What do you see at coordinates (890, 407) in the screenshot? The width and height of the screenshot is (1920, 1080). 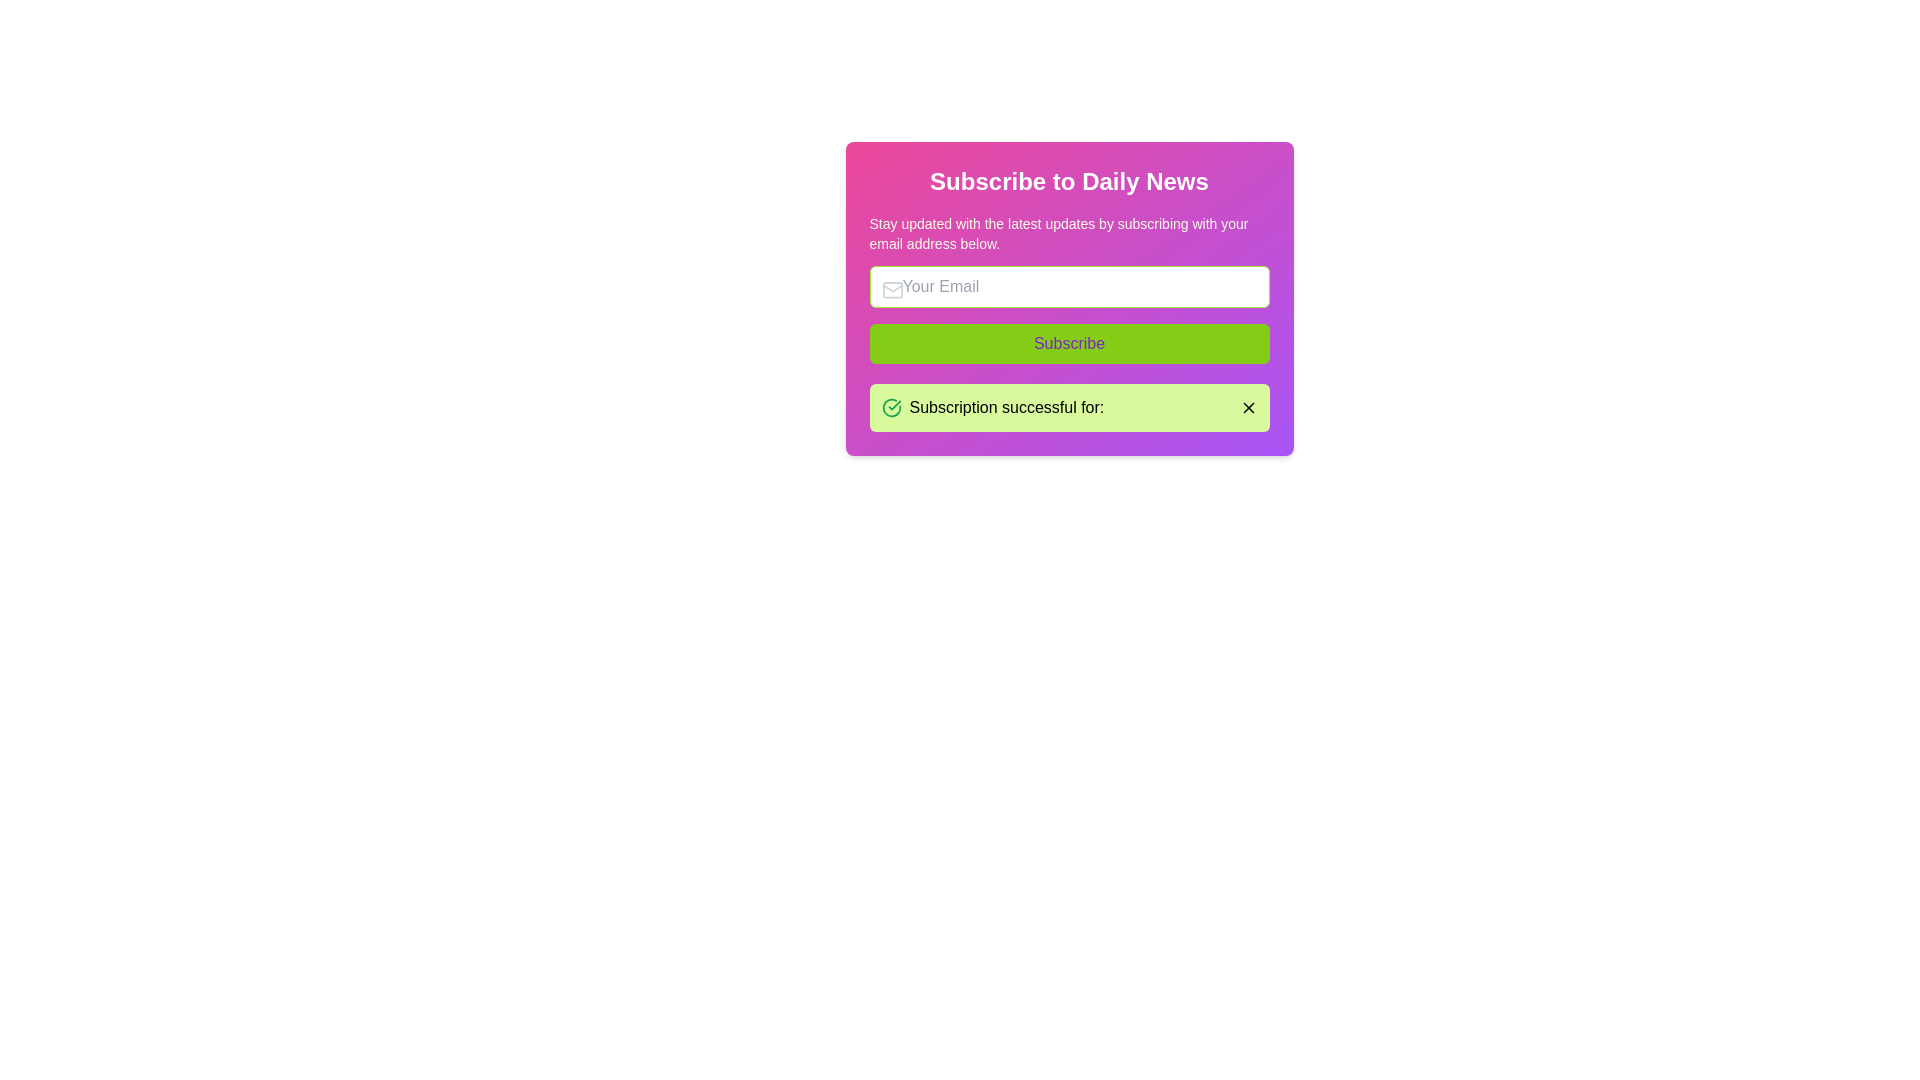 I see `the visual confirmation icon indicating the success of the subscription action, located to the left of the text 'Subscription successful for:' within the alert box` at bounding box center [890, 407].